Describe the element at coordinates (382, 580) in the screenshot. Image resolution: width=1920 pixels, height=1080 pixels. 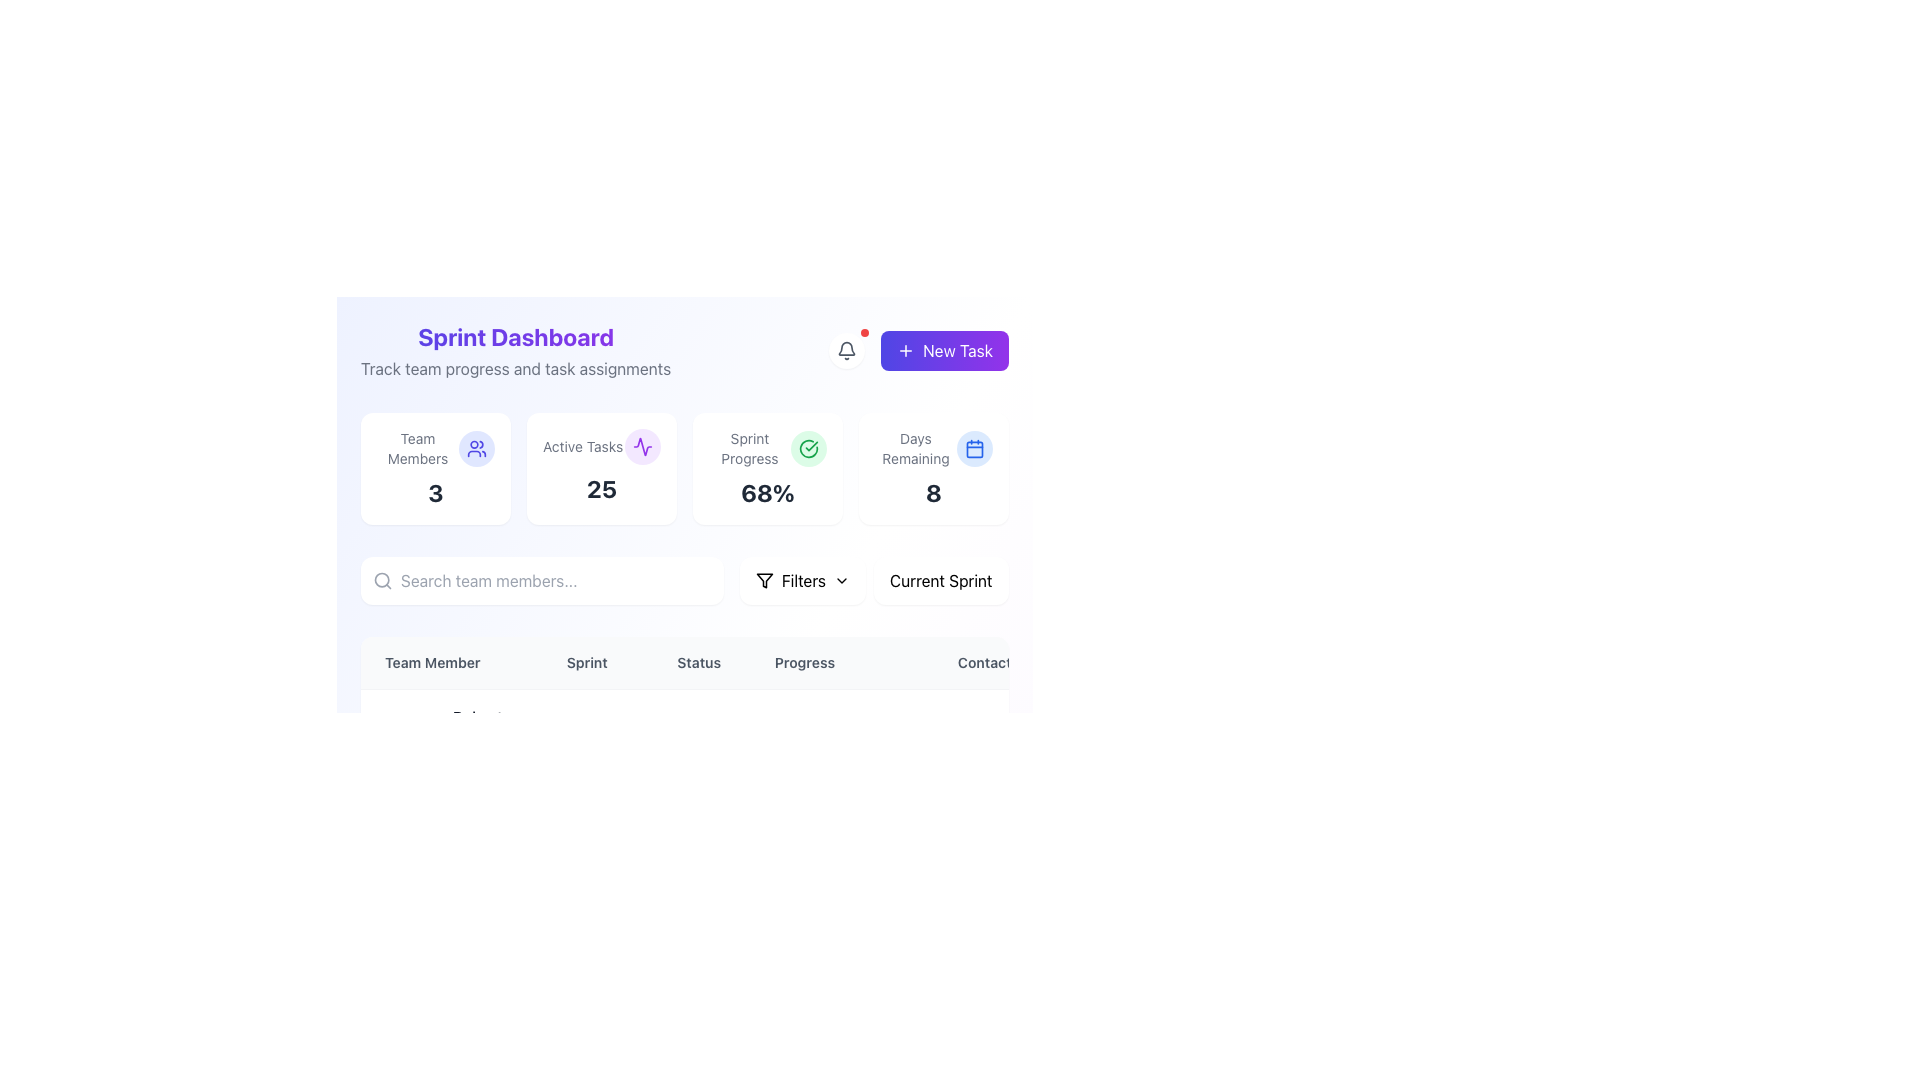
I see `the SVG circle element representing part of the search icon inside the search input bar, located below the summary statistics area` at that location.